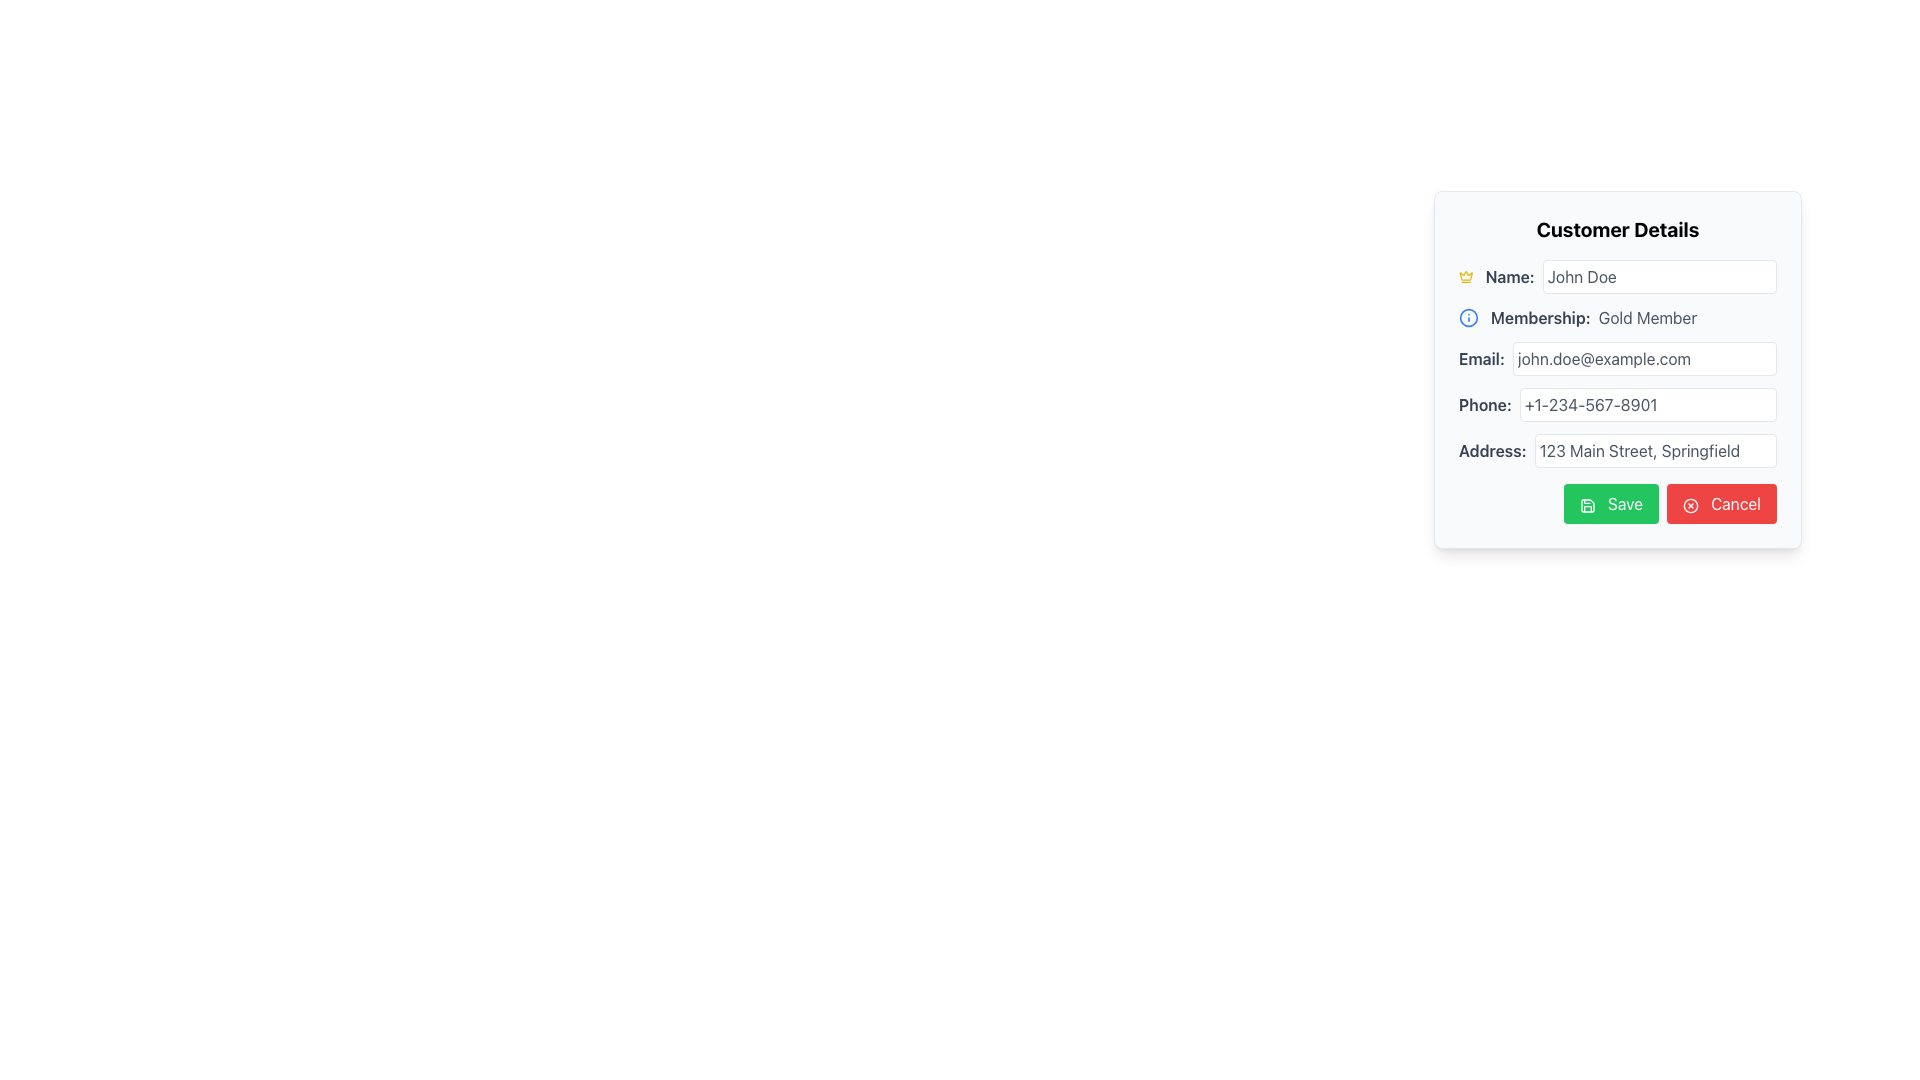  What do you see at coordinates (1466, 277) in the screenshot?
I see `the yellow crown icon located to the left of the 'Name:' text in the customer details interface` at bounding box center [1466, 277].